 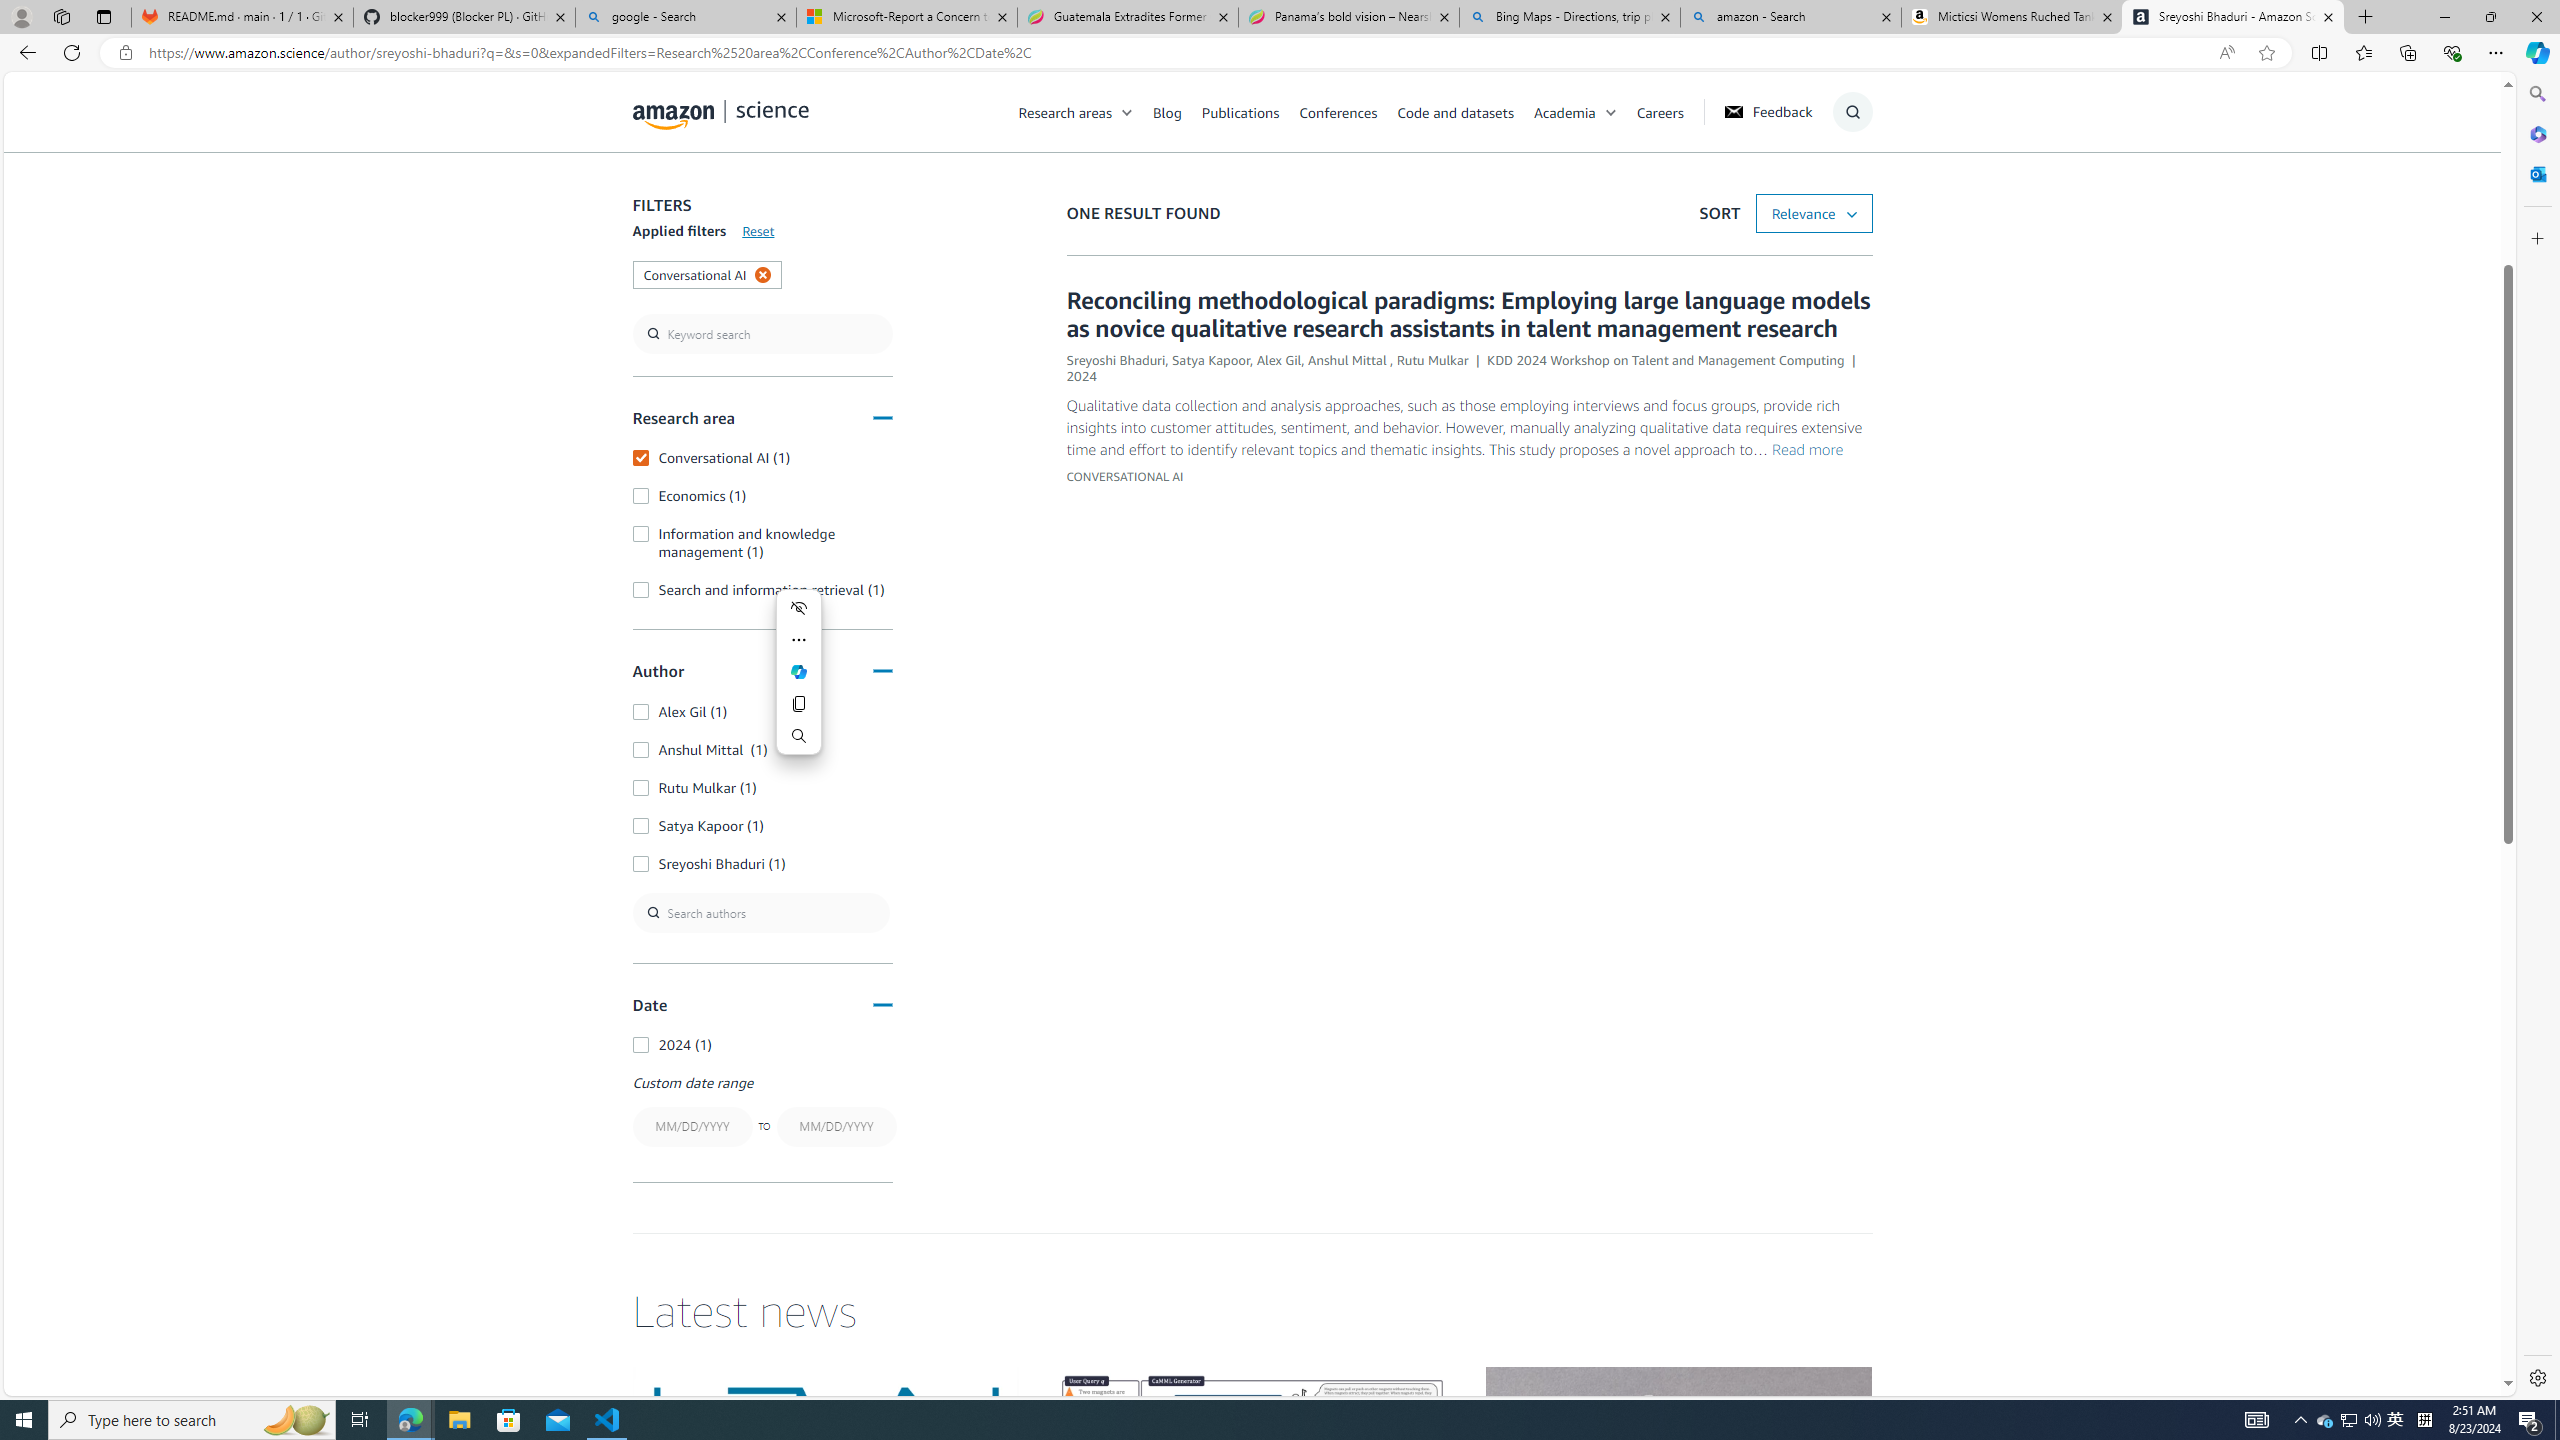 What do you see at coordinates (2364, 51) in the screenshot?
I see `'Favorites'` at bounding box center [2364, 51].